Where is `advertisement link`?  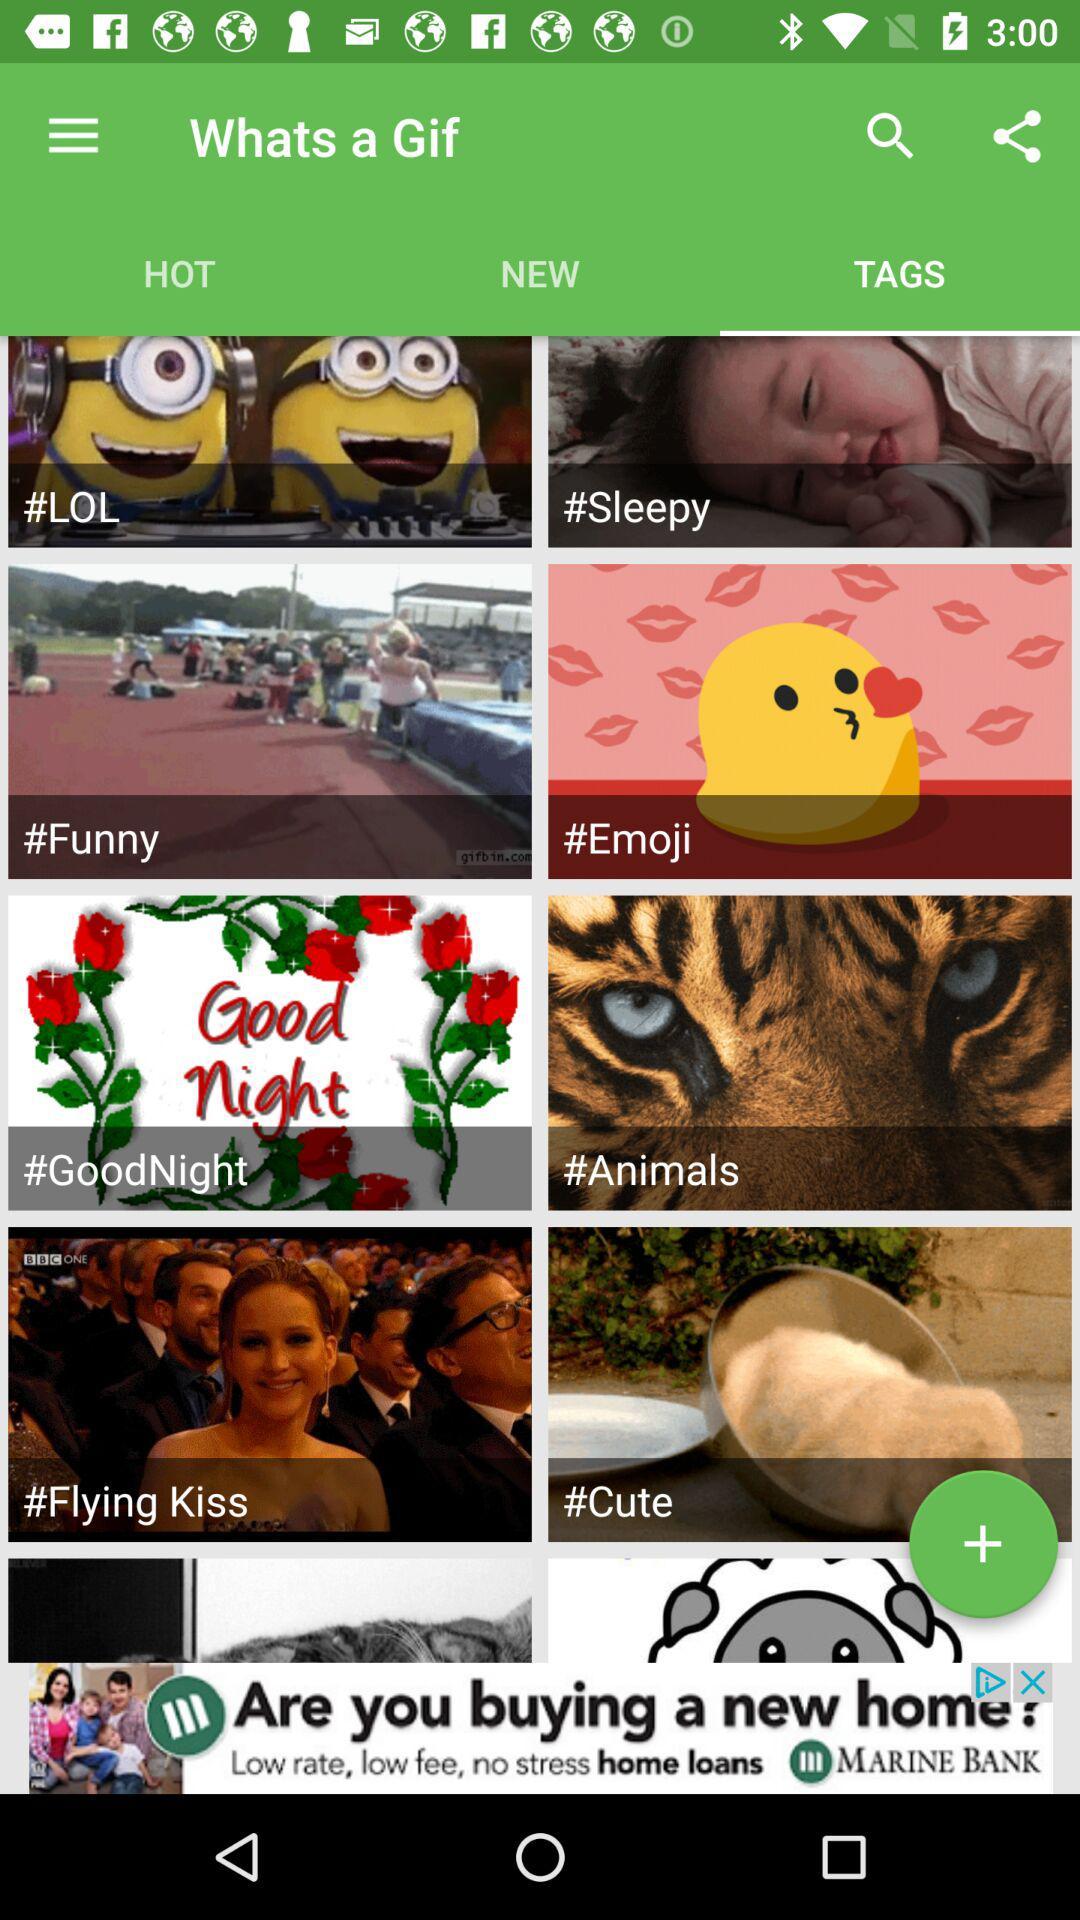 advertisement link is located at coordinates (540, 1727).